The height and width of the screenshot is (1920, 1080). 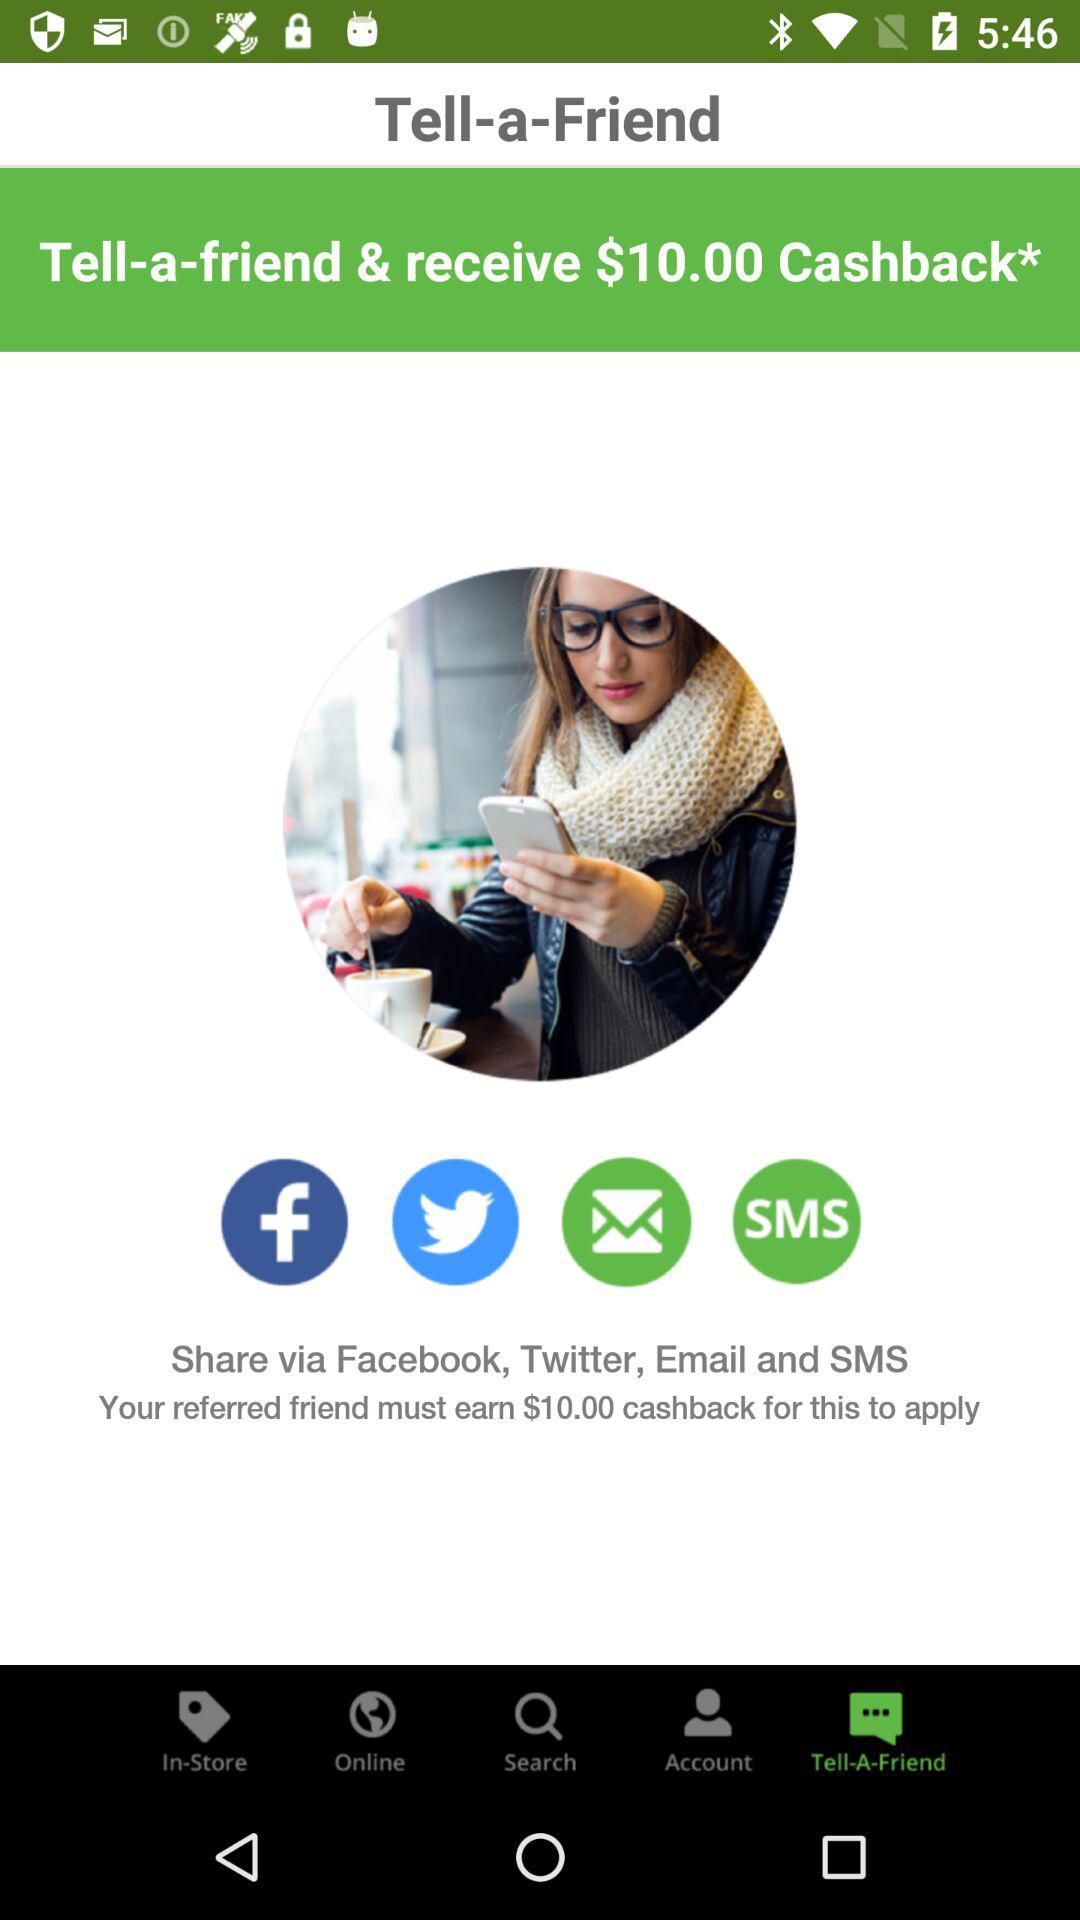 What do you see at coordinates (707, 1728) in the screenshot?
I see `click account` at bounding box center [707, 1728].